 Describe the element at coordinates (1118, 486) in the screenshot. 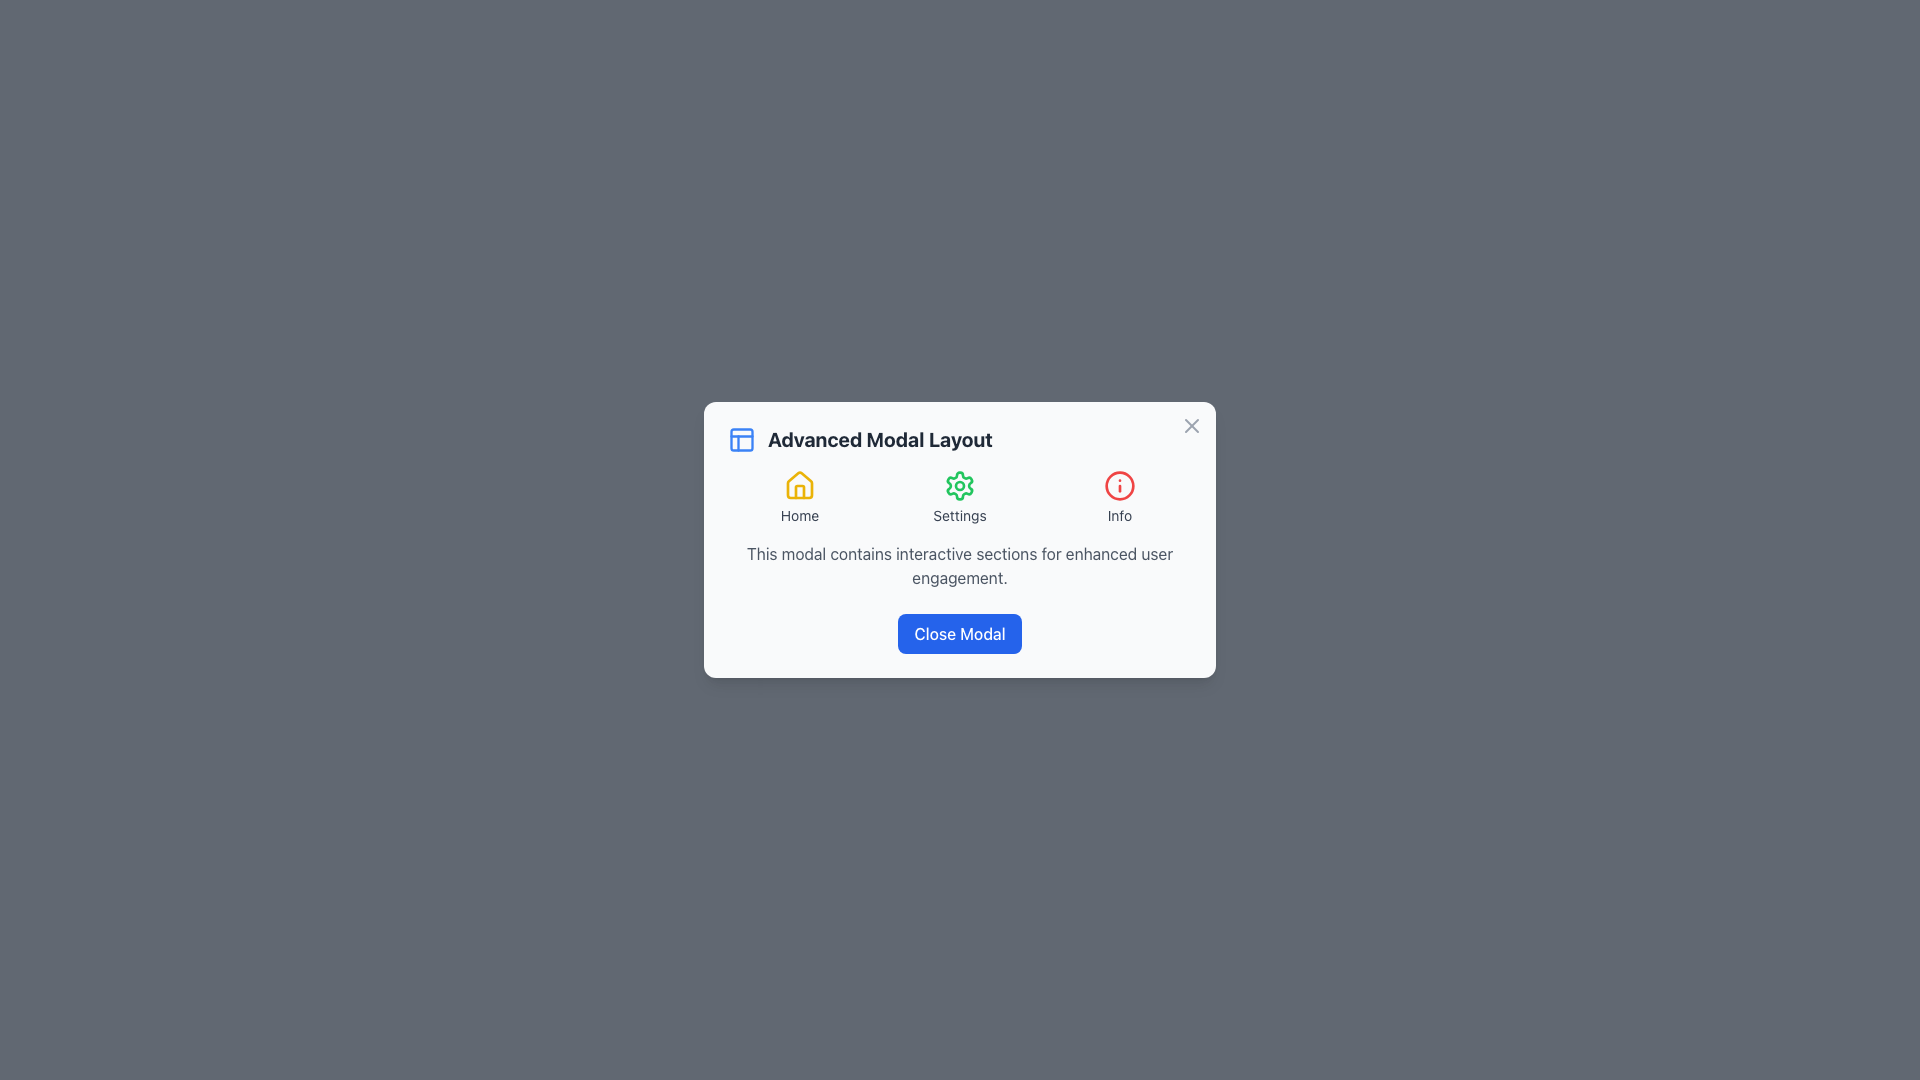

I see `the rightmost icon in the modal interface` at that location.